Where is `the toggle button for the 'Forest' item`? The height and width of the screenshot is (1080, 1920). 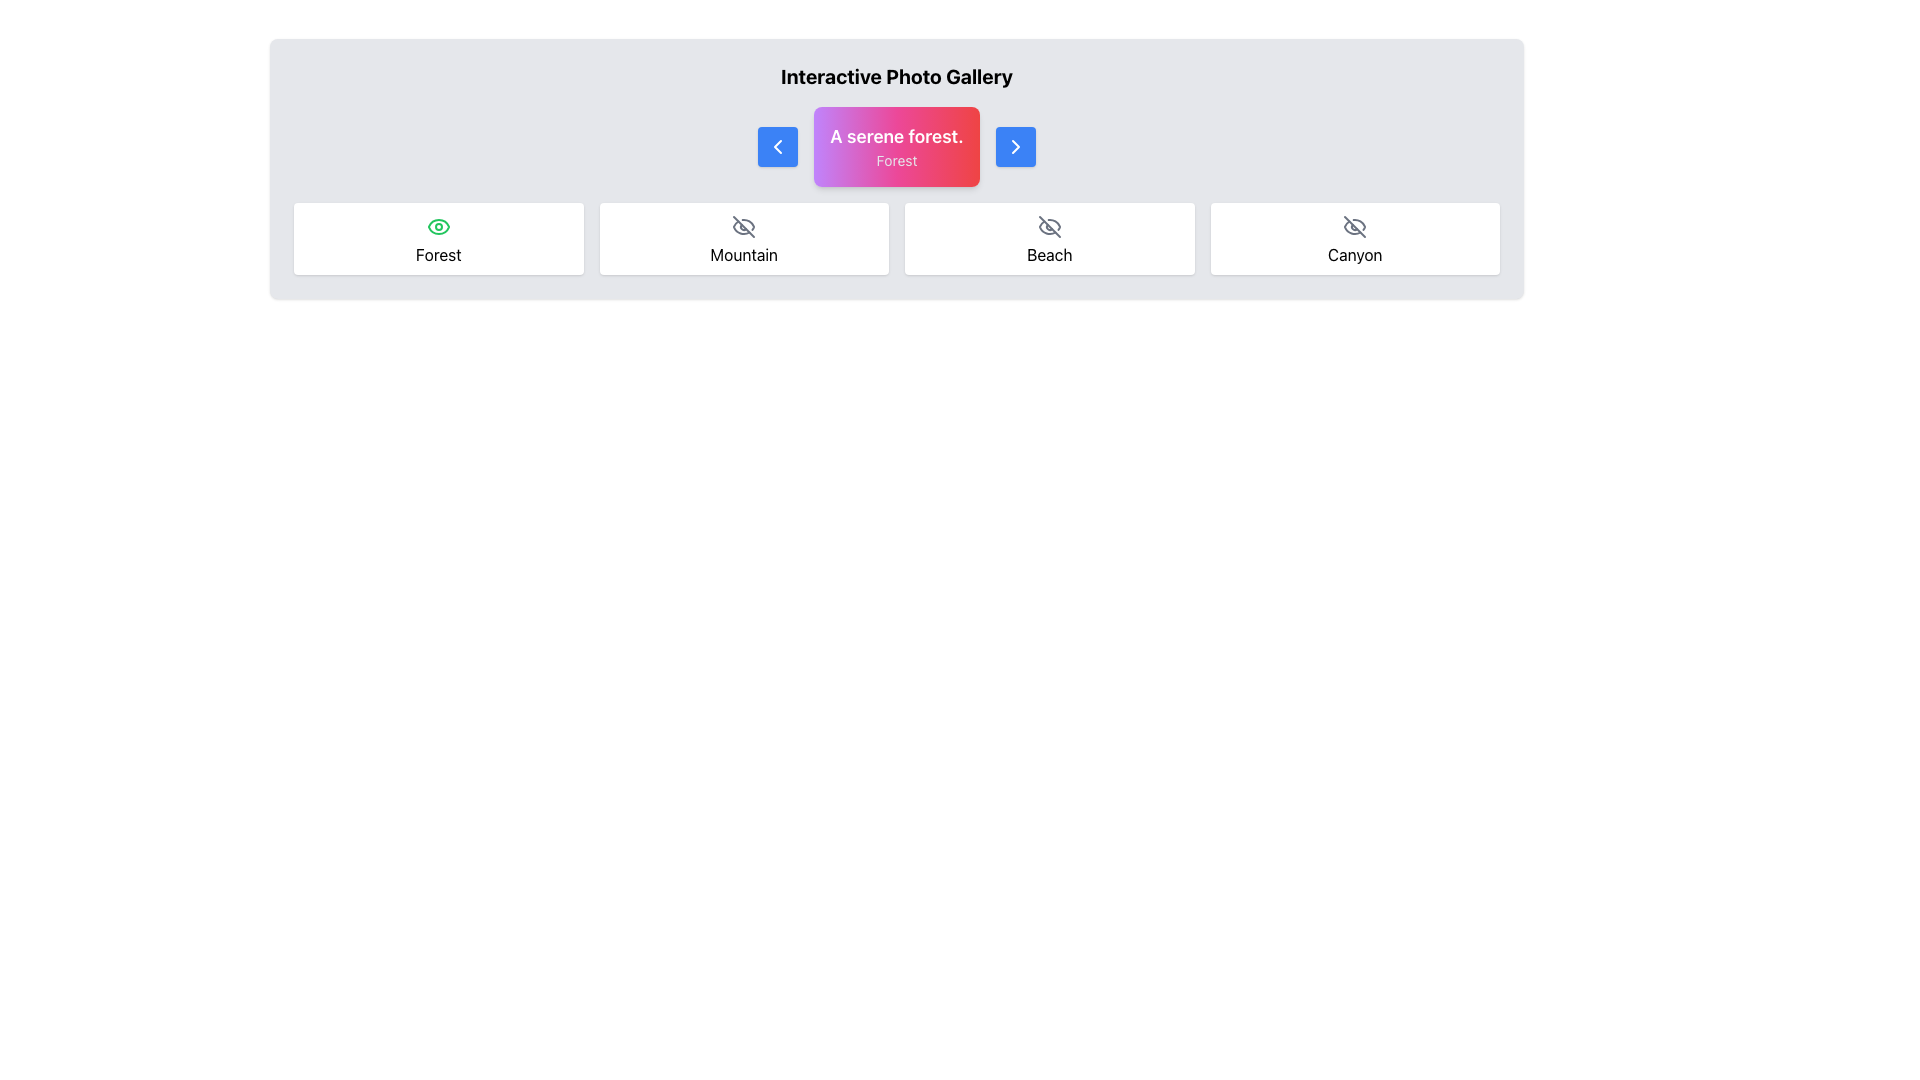
the toggle button for the 'Forest' item is located at coordinates (437, 226).